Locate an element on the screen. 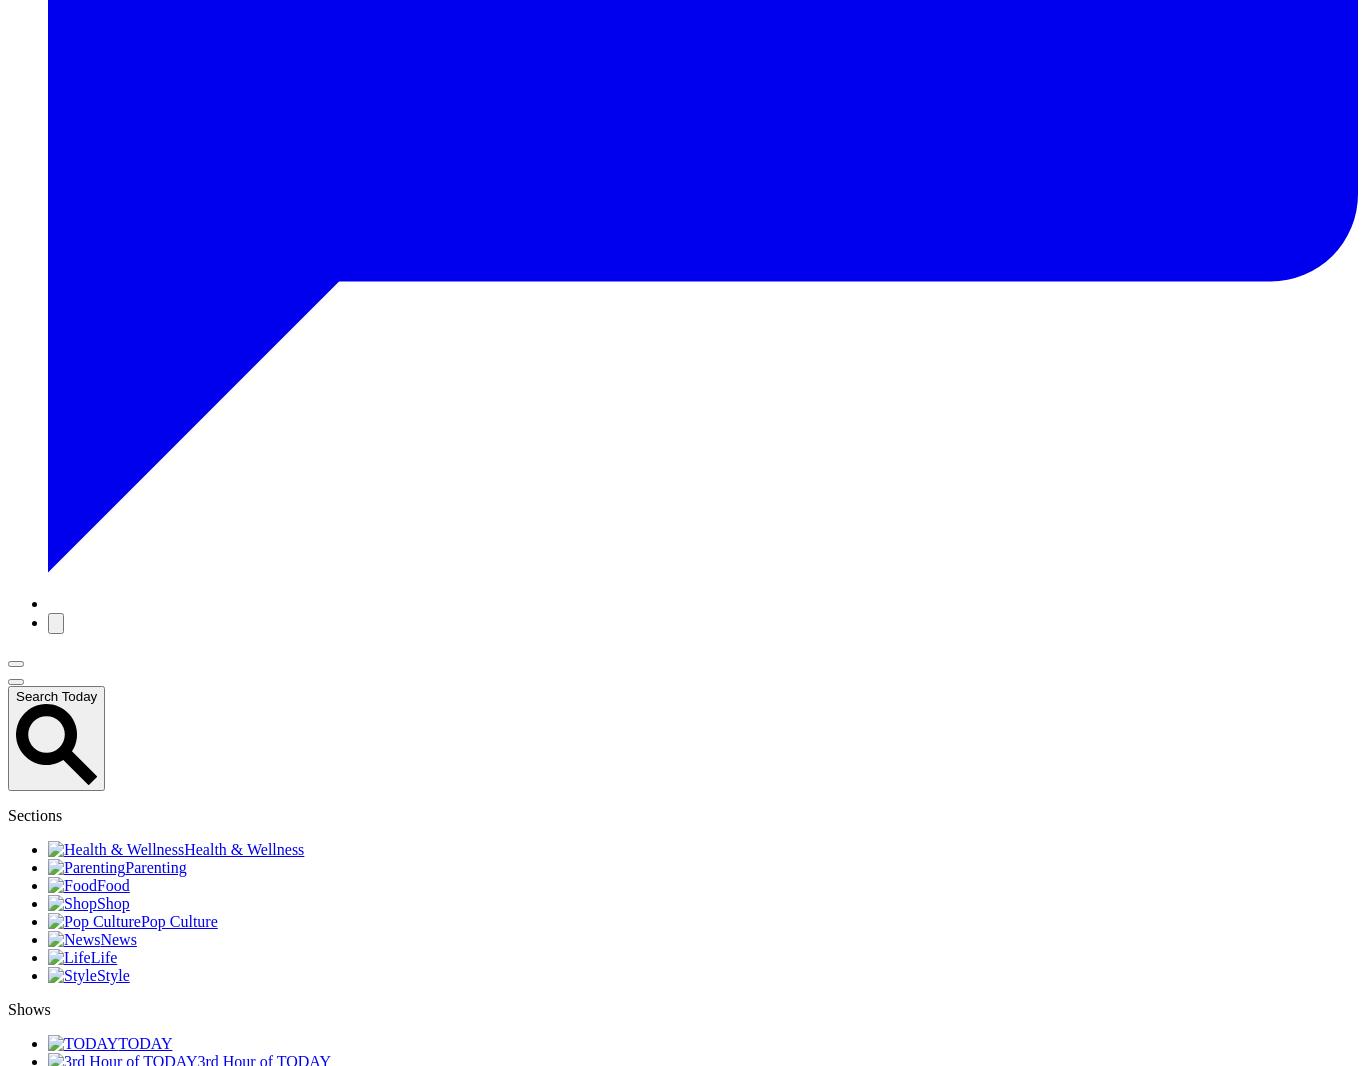 The width and height of the screenshot is (1366, 1066). 'Search Today' is located at coordinates (56, 695).